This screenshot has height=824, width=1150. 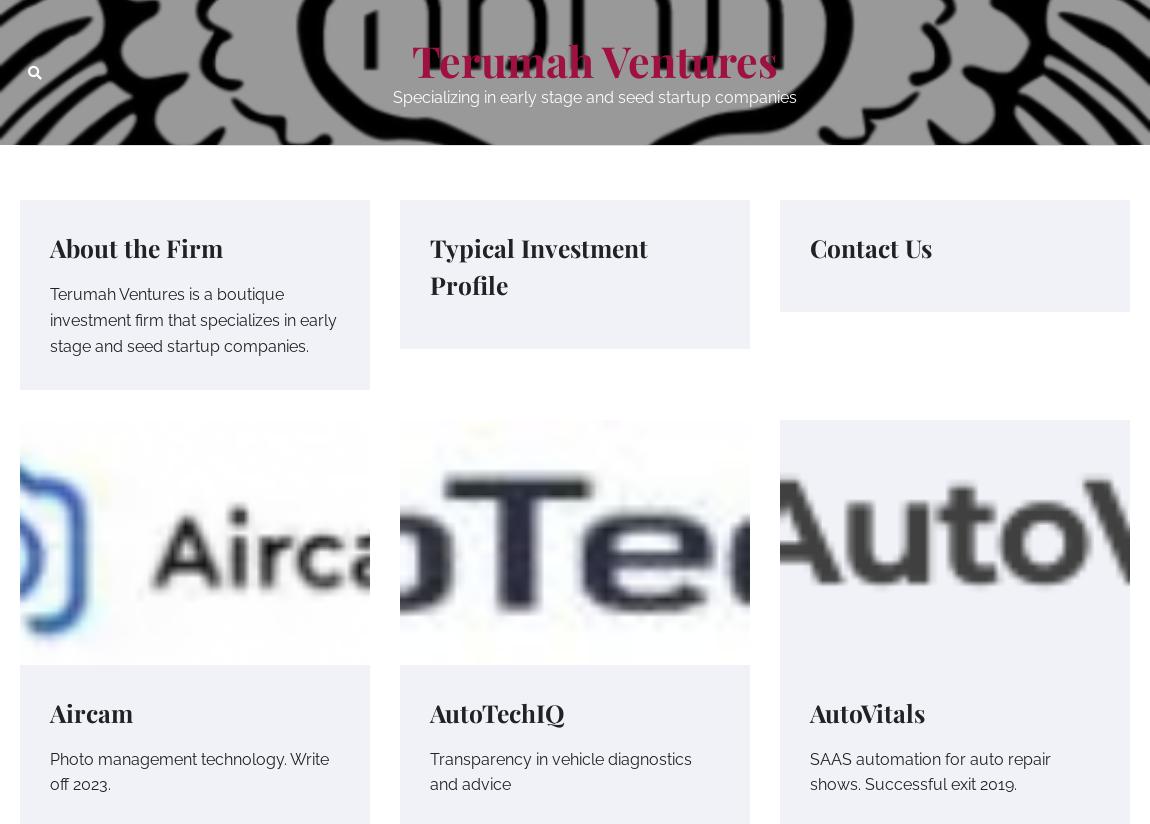 I want to click on 'AutoTechIQ', so click(x=497, y=710).